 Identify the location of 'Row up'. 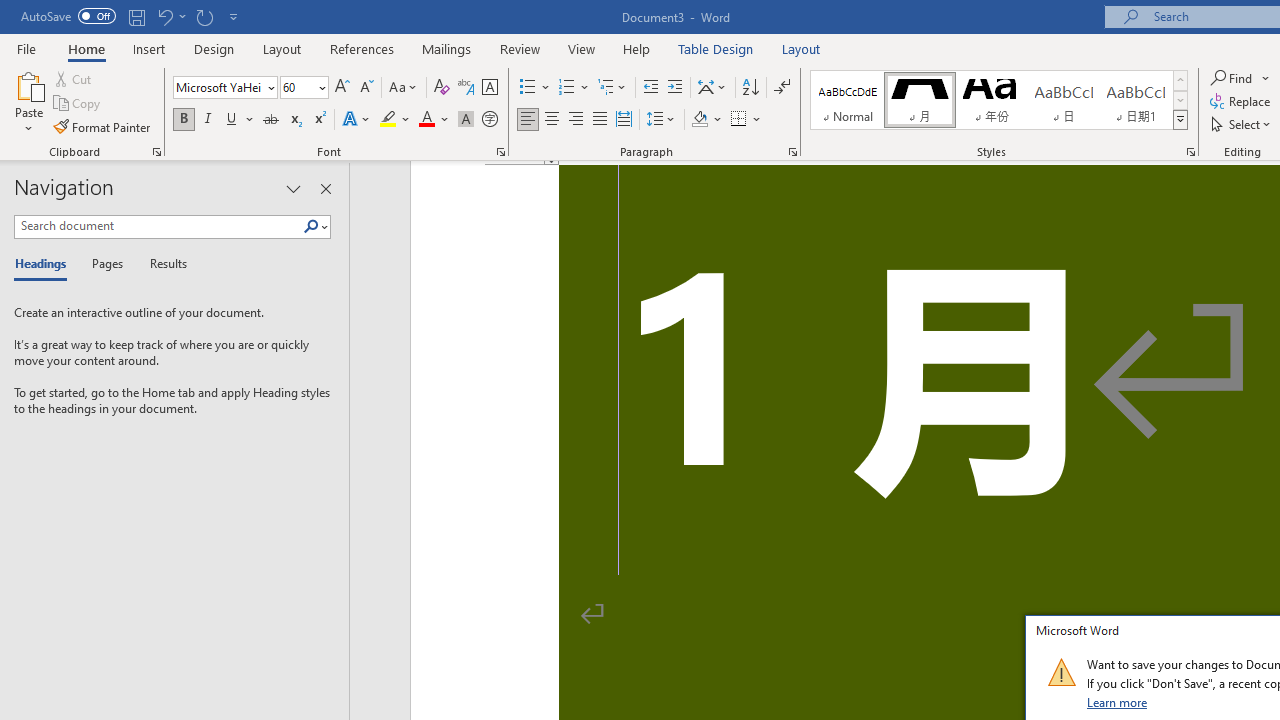
(1180, 79).